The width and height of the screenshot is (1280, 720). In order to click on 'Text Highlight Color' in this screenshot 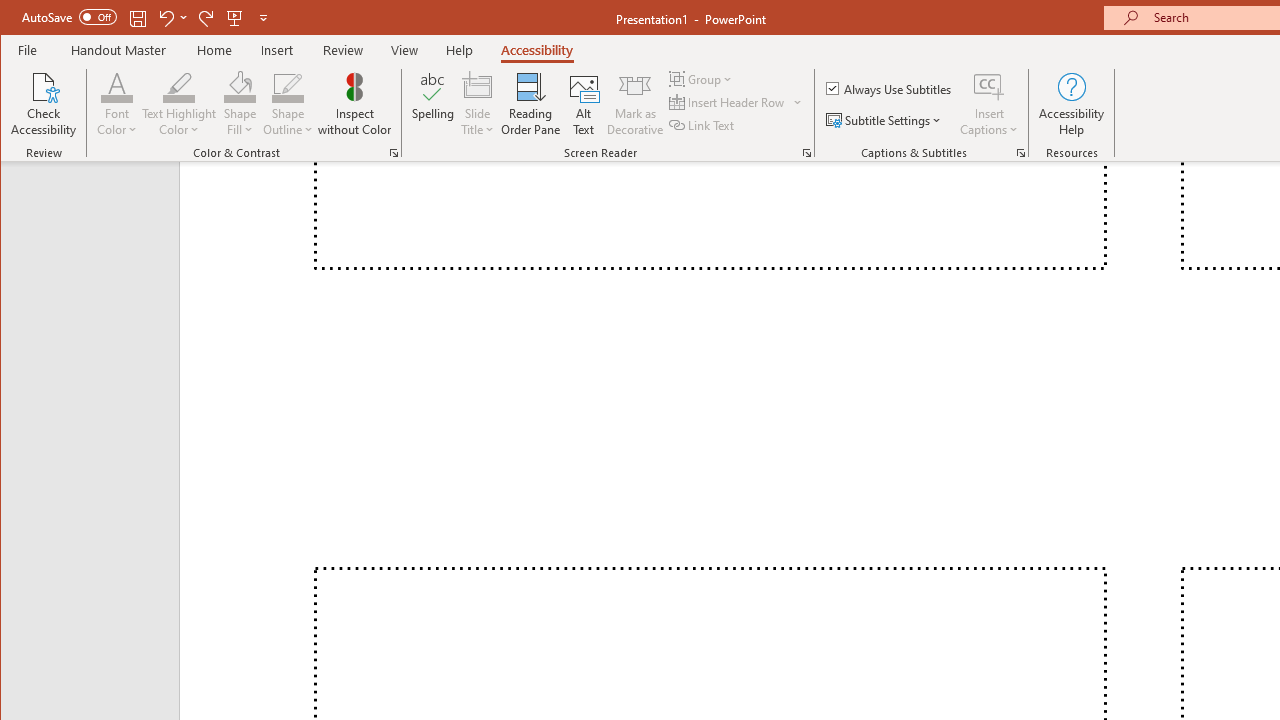, I will do `click(179, 104)`.